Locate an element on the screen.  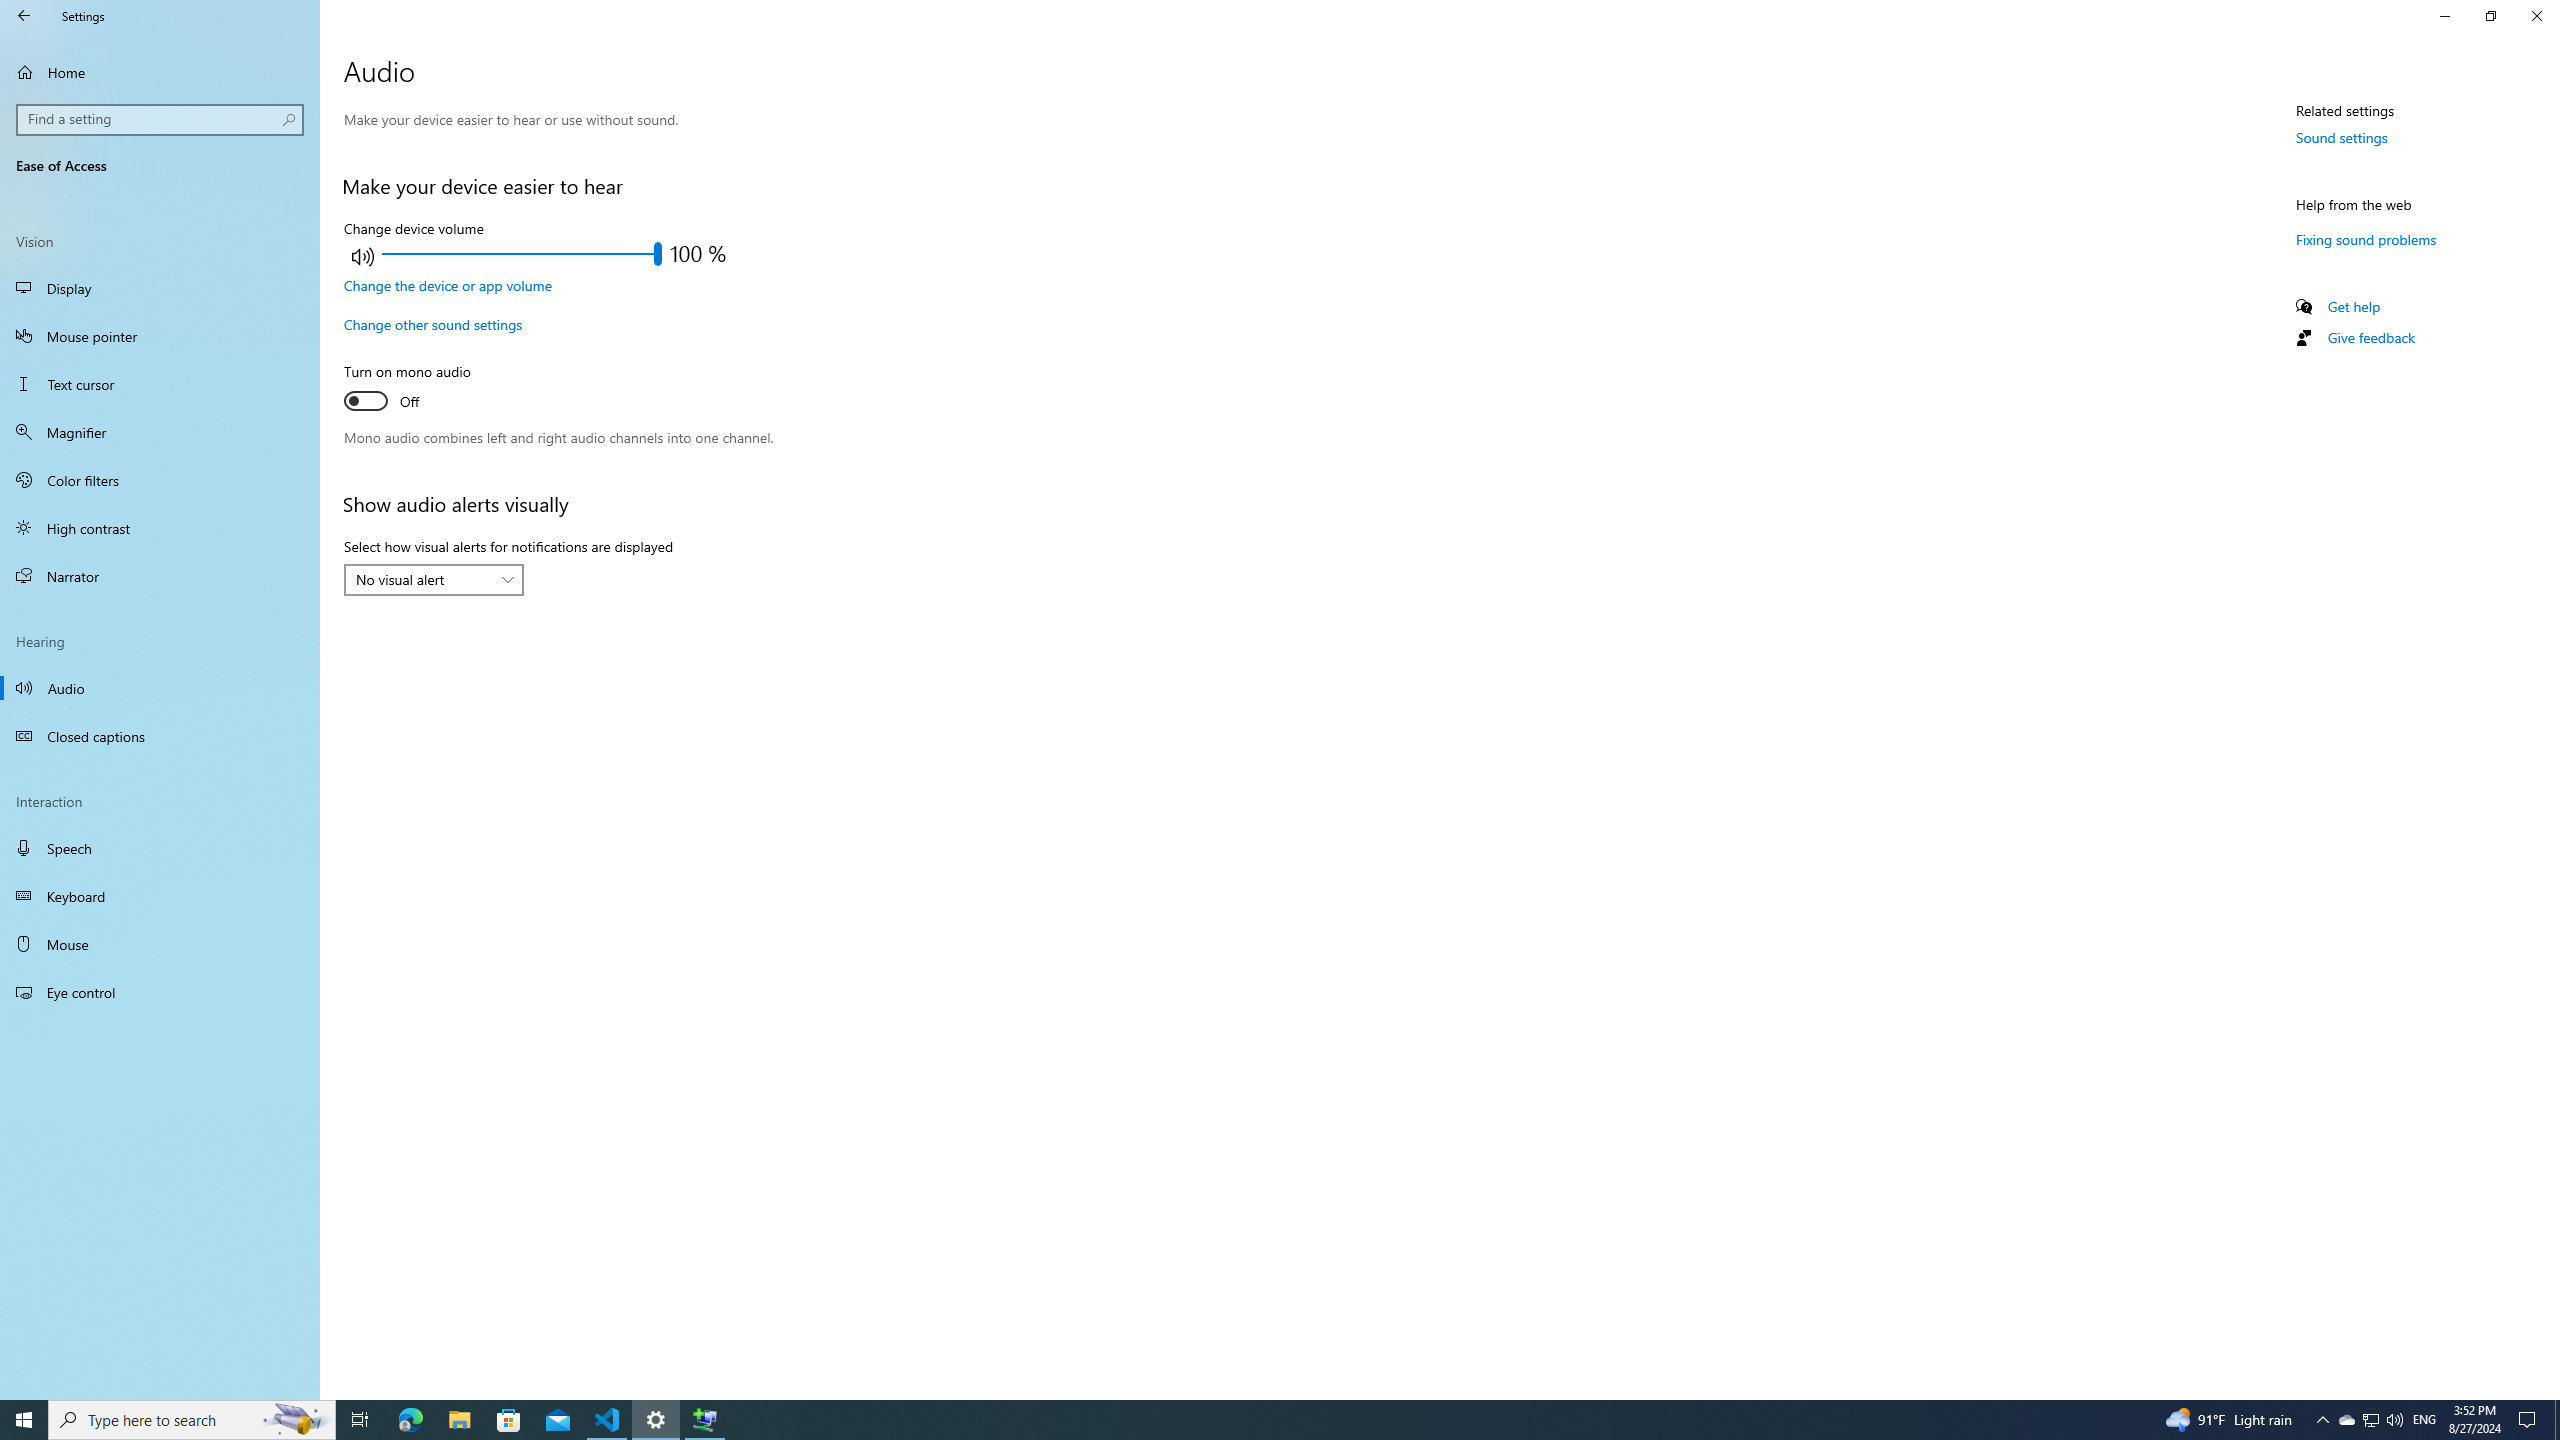
'Change device volume' is located at coordinates (521, 253).